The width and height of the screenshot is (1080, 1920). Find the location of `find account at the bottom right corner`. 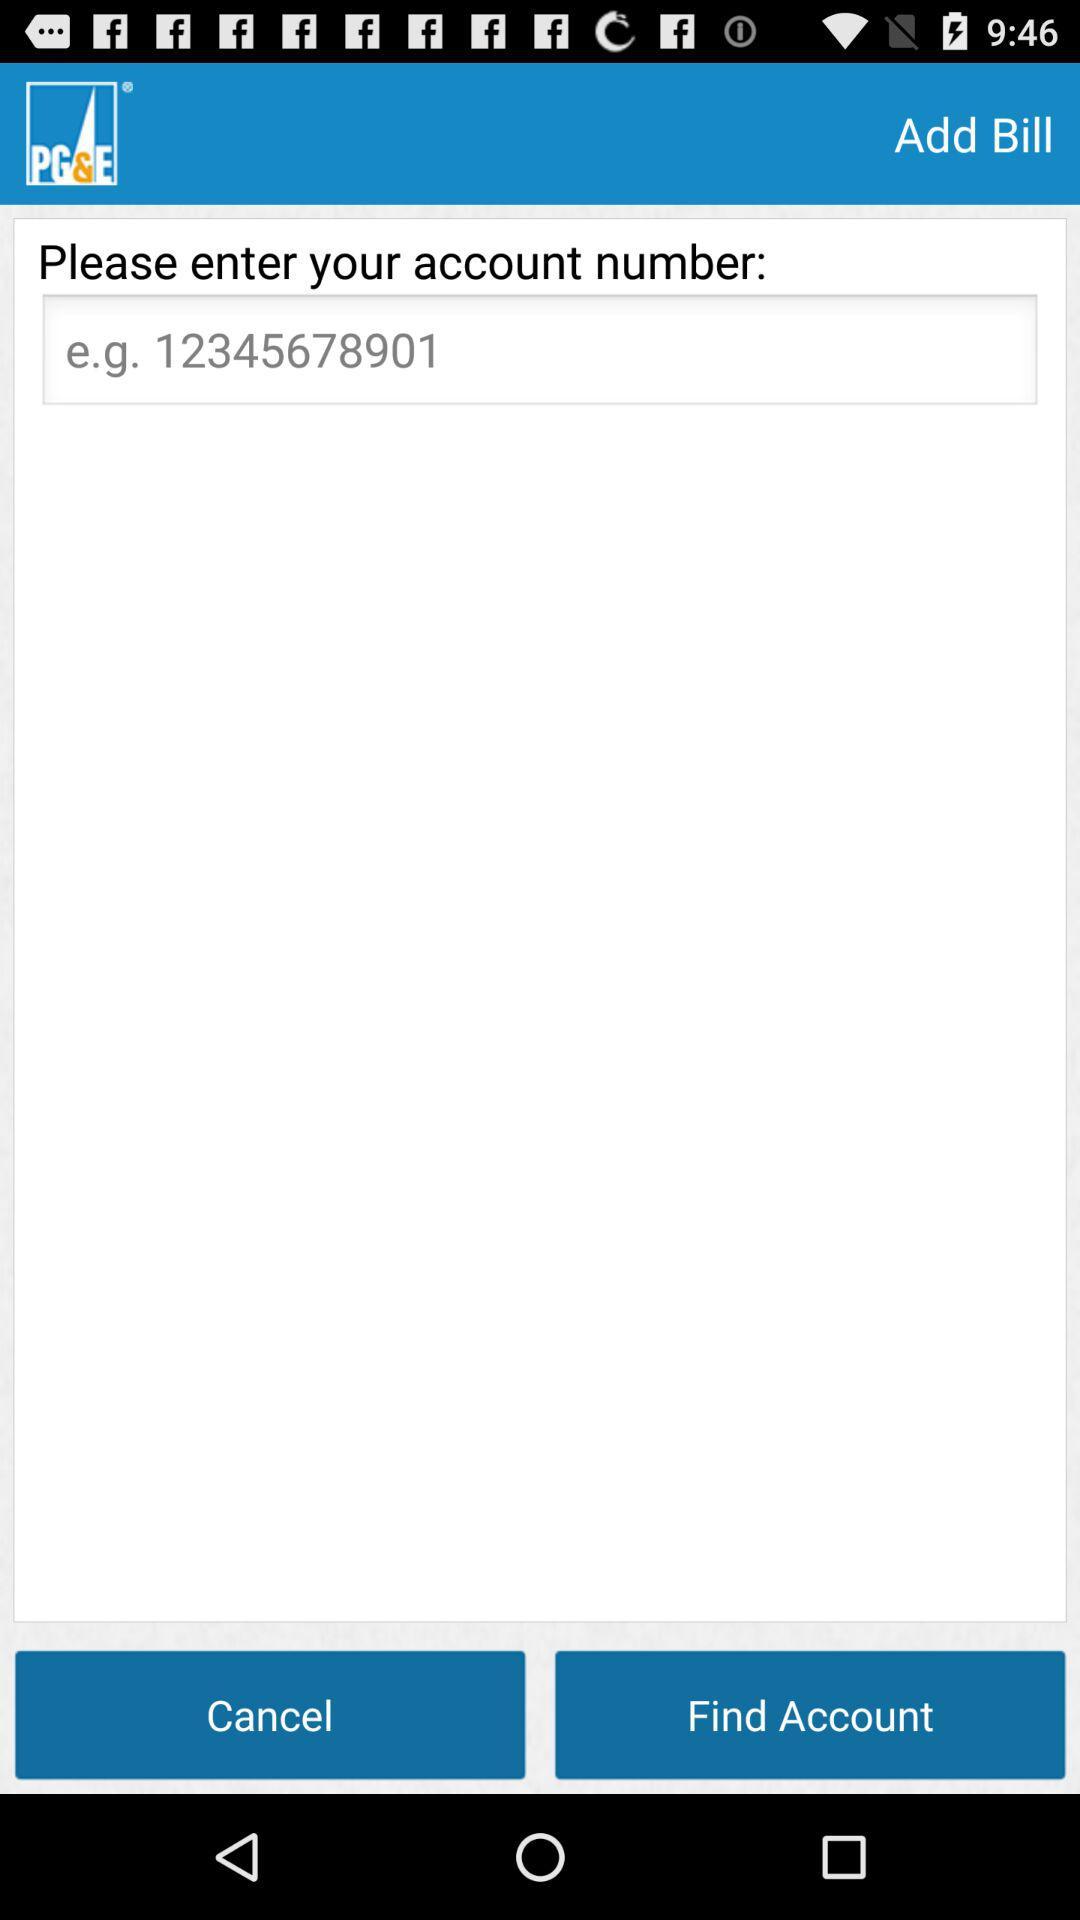

find account at the bottom right corner is located at coordinates (810, 1713).